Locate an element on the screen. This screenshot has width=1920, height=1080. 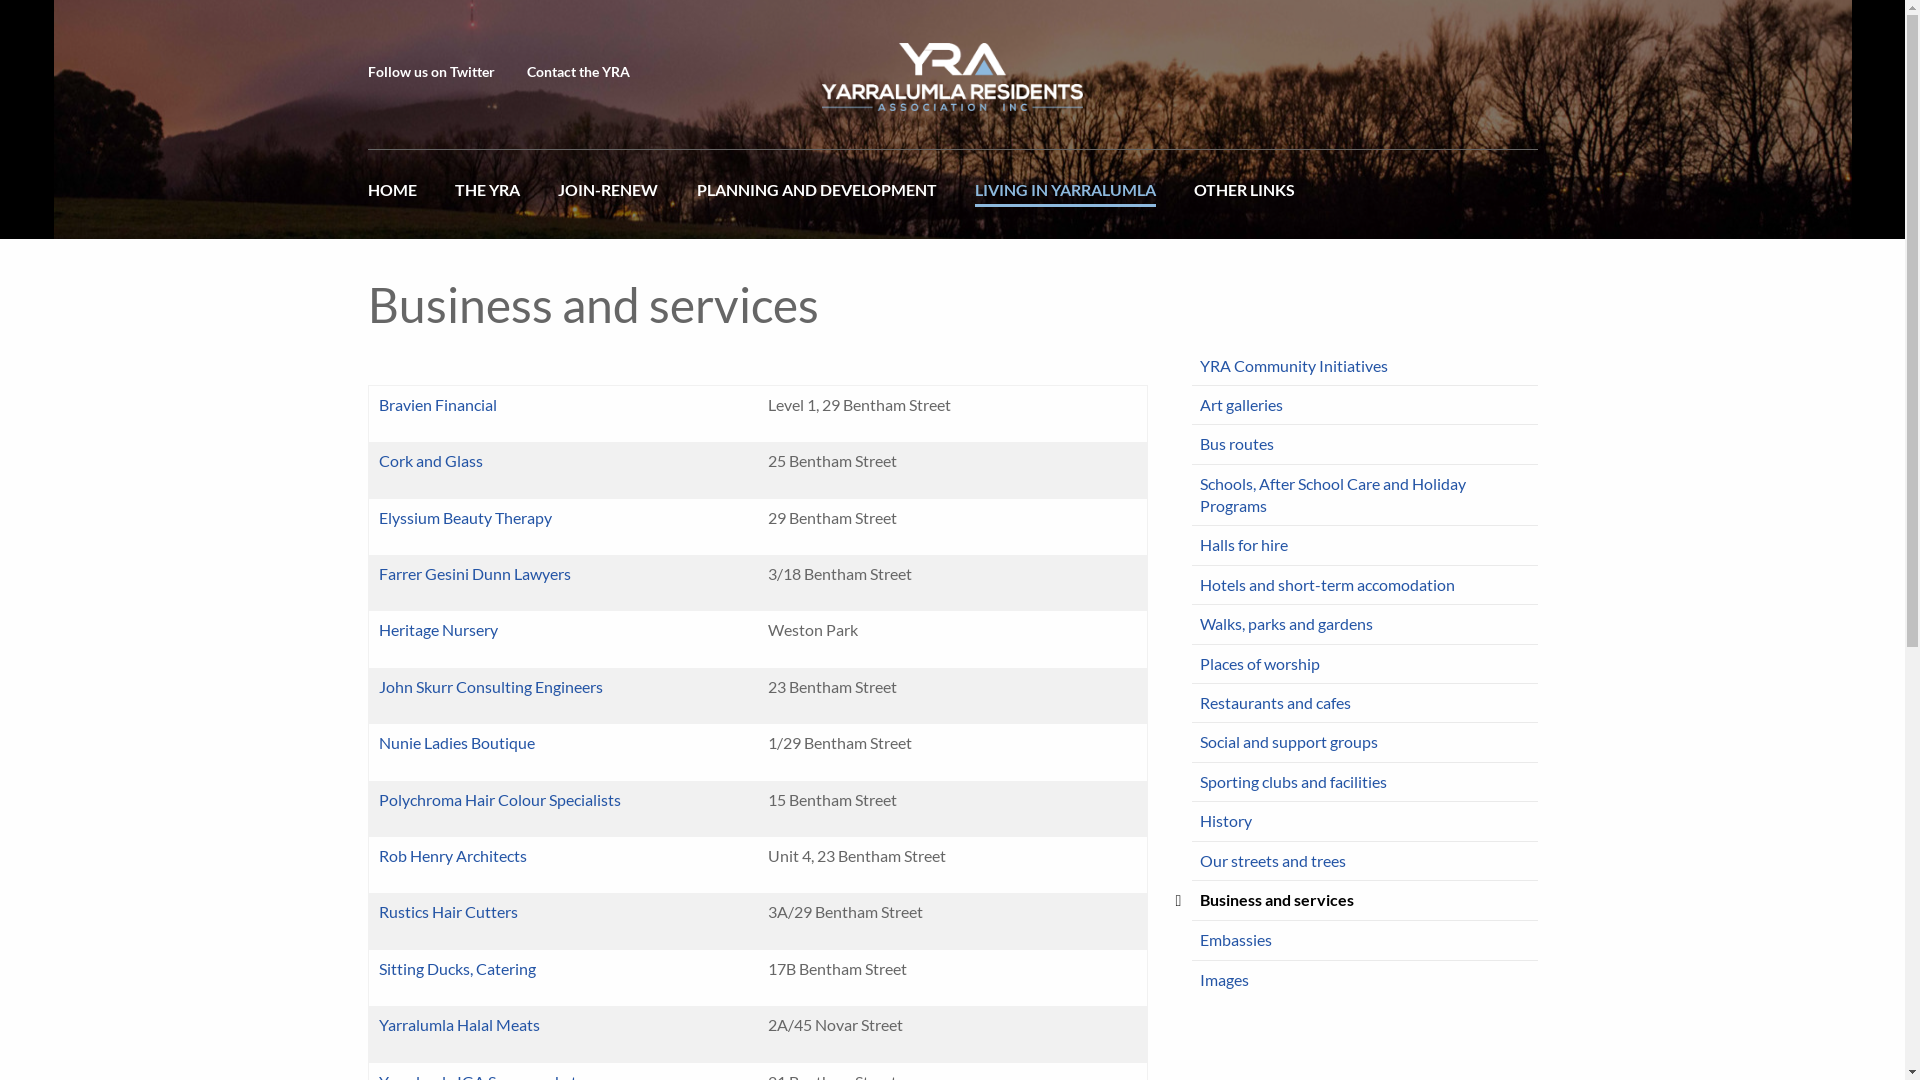
'THE YRA' is located at coordinates (487, 194).